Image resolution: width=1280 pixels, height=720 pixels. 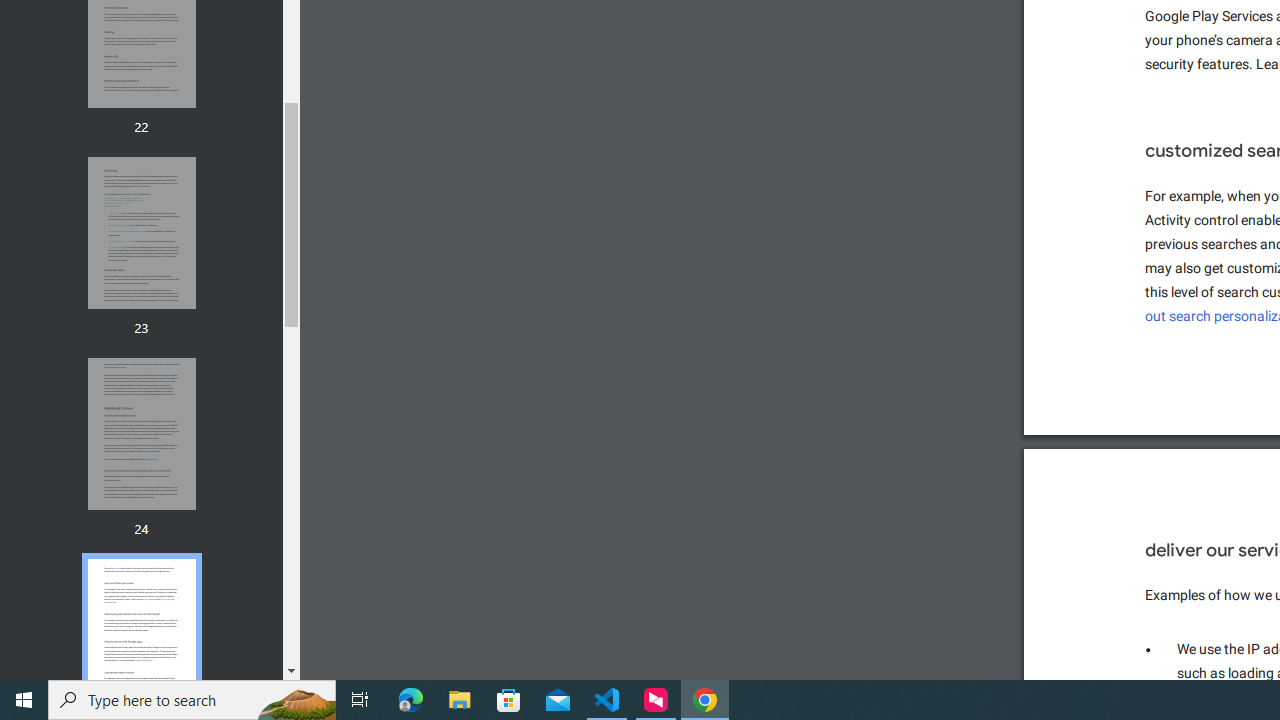 I want to click on 'Thumbnail for page 24', so click(x=140, y=433).